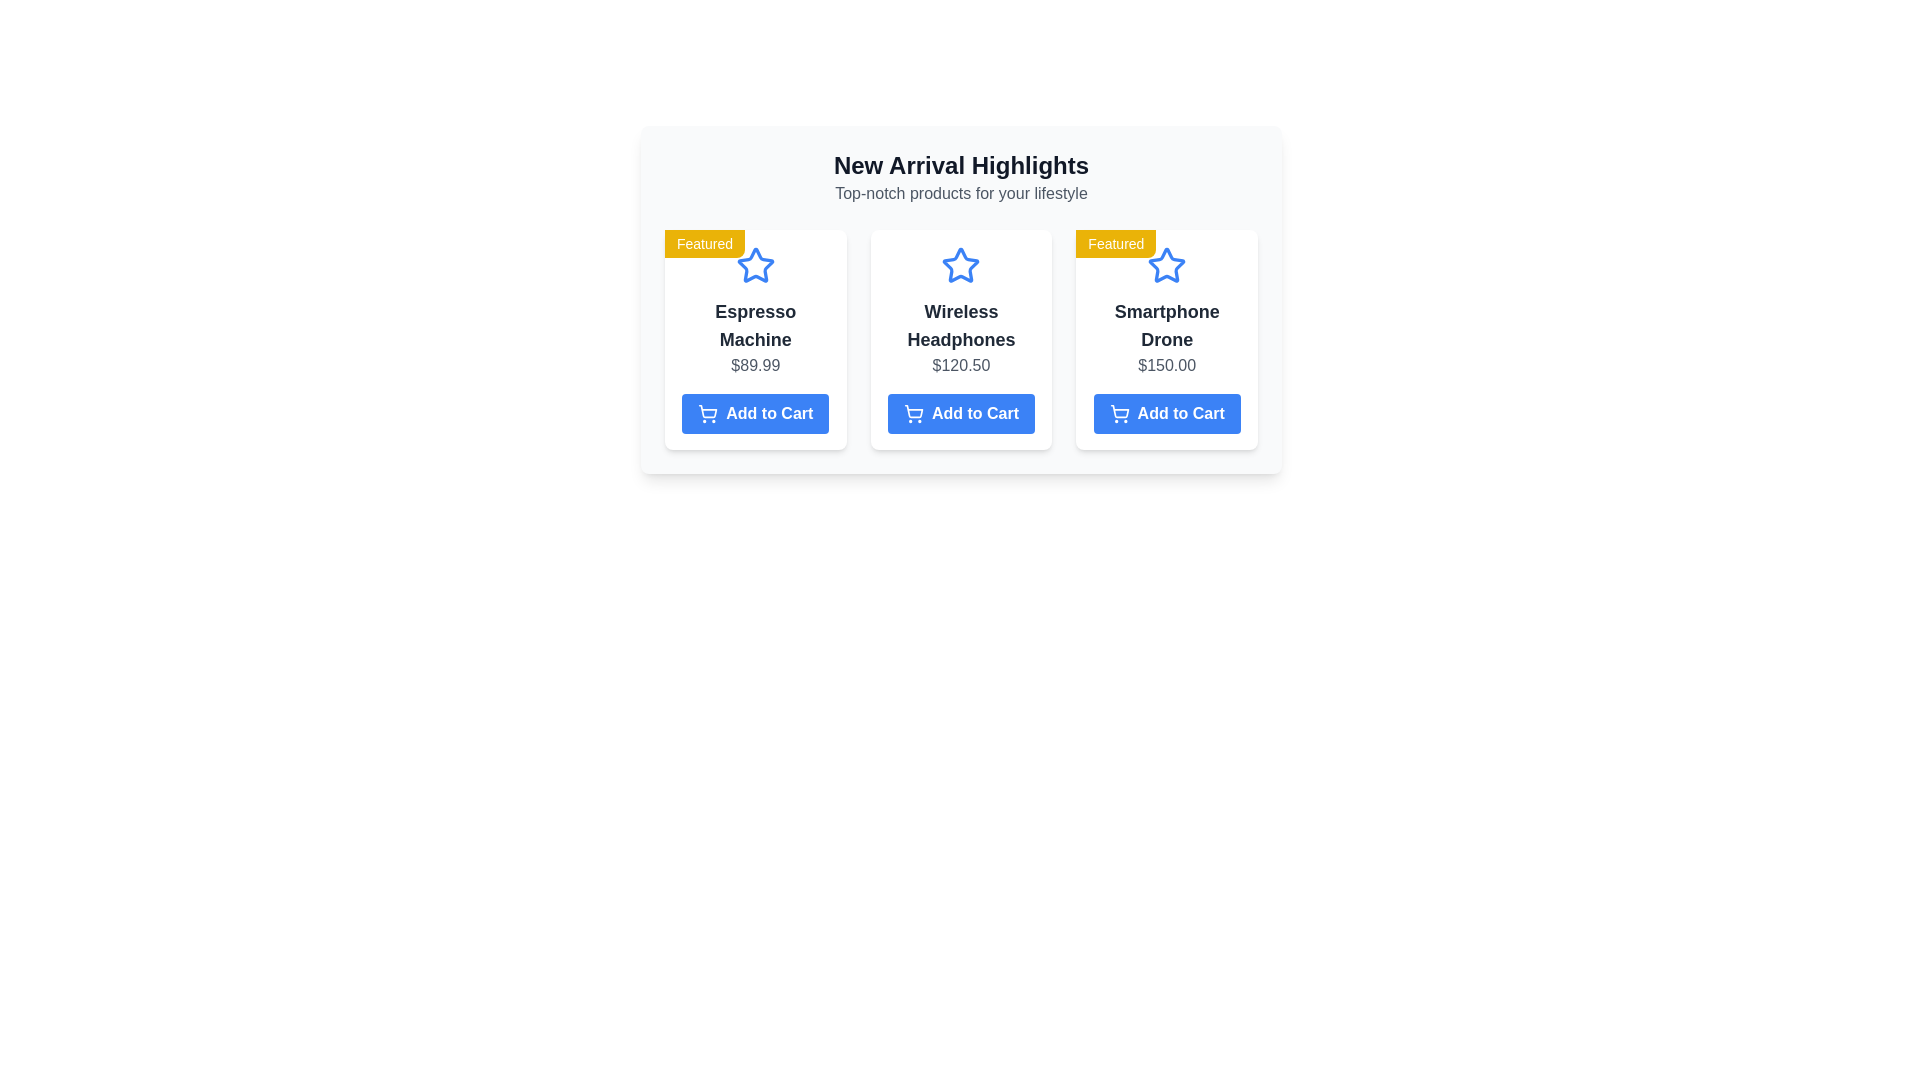  I want to click on product title 'Wireless Headphones' and the price '$120.50' from the product card which has a white background and a blue 'Add to Cart' button at the bottom, so click(961, 338).